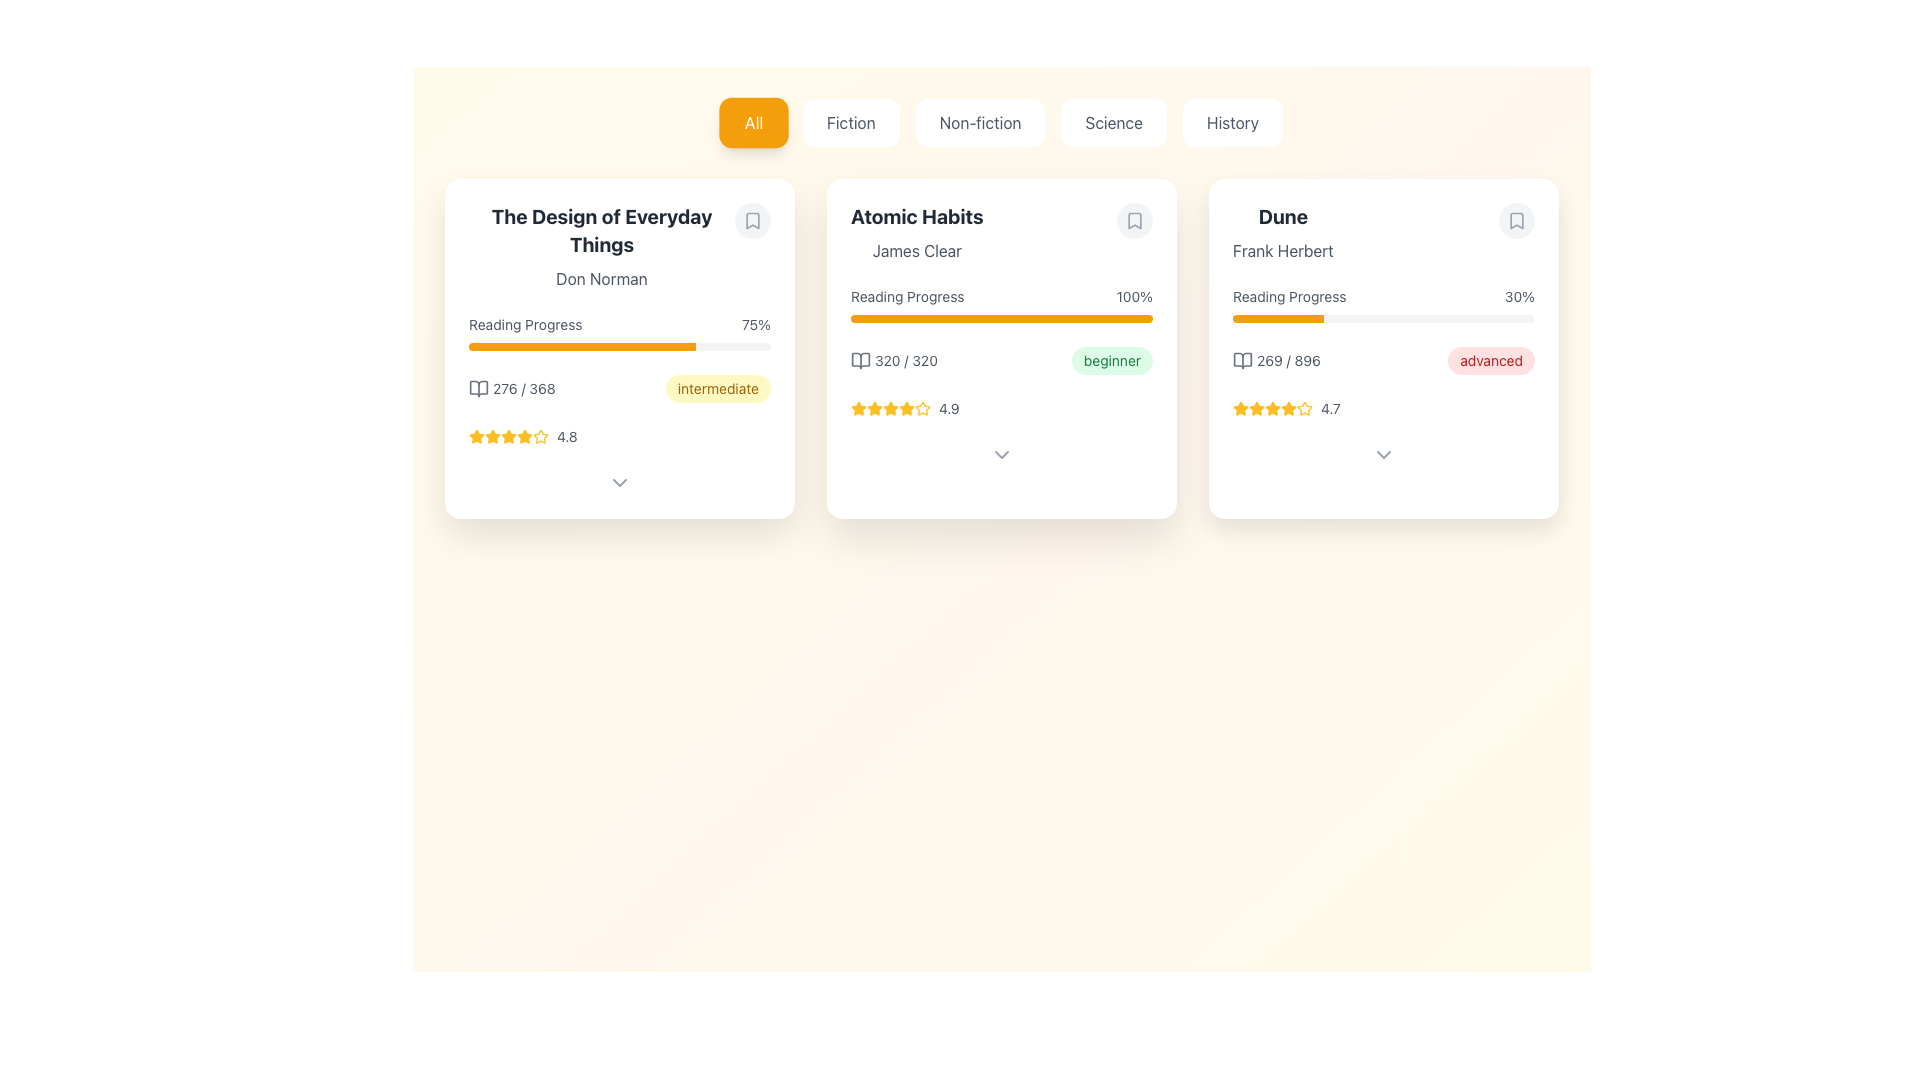 The image size is (1920, 1080). Describe the element at coordinates (948, 407) in the screenshot. I see `the text label displaying the value '4.9' in gray font, located at the bottom part of the card labeled 'Atomic Habits', adjacent to the star icons` at that location.